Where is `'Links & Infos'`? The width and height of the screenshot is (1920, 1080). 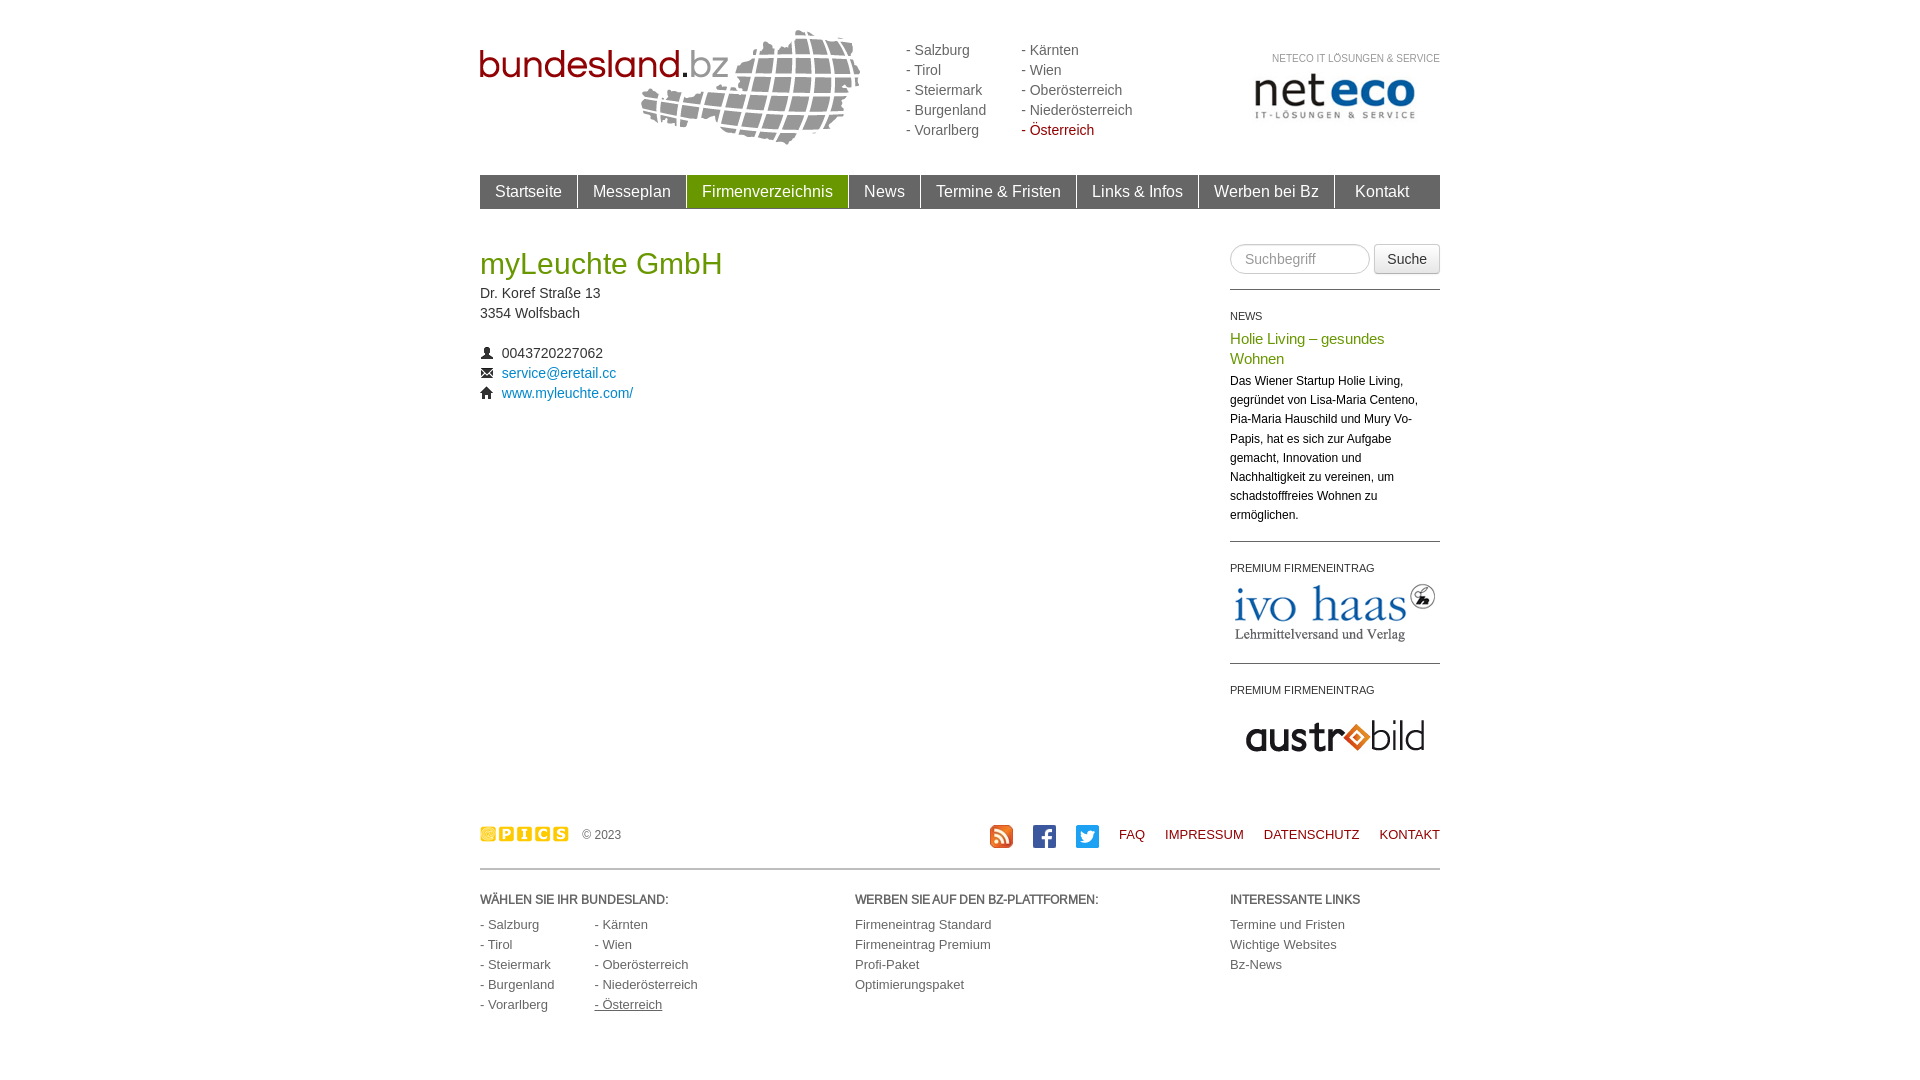 'Links & Infos' is located at coordinates (1075, 191).